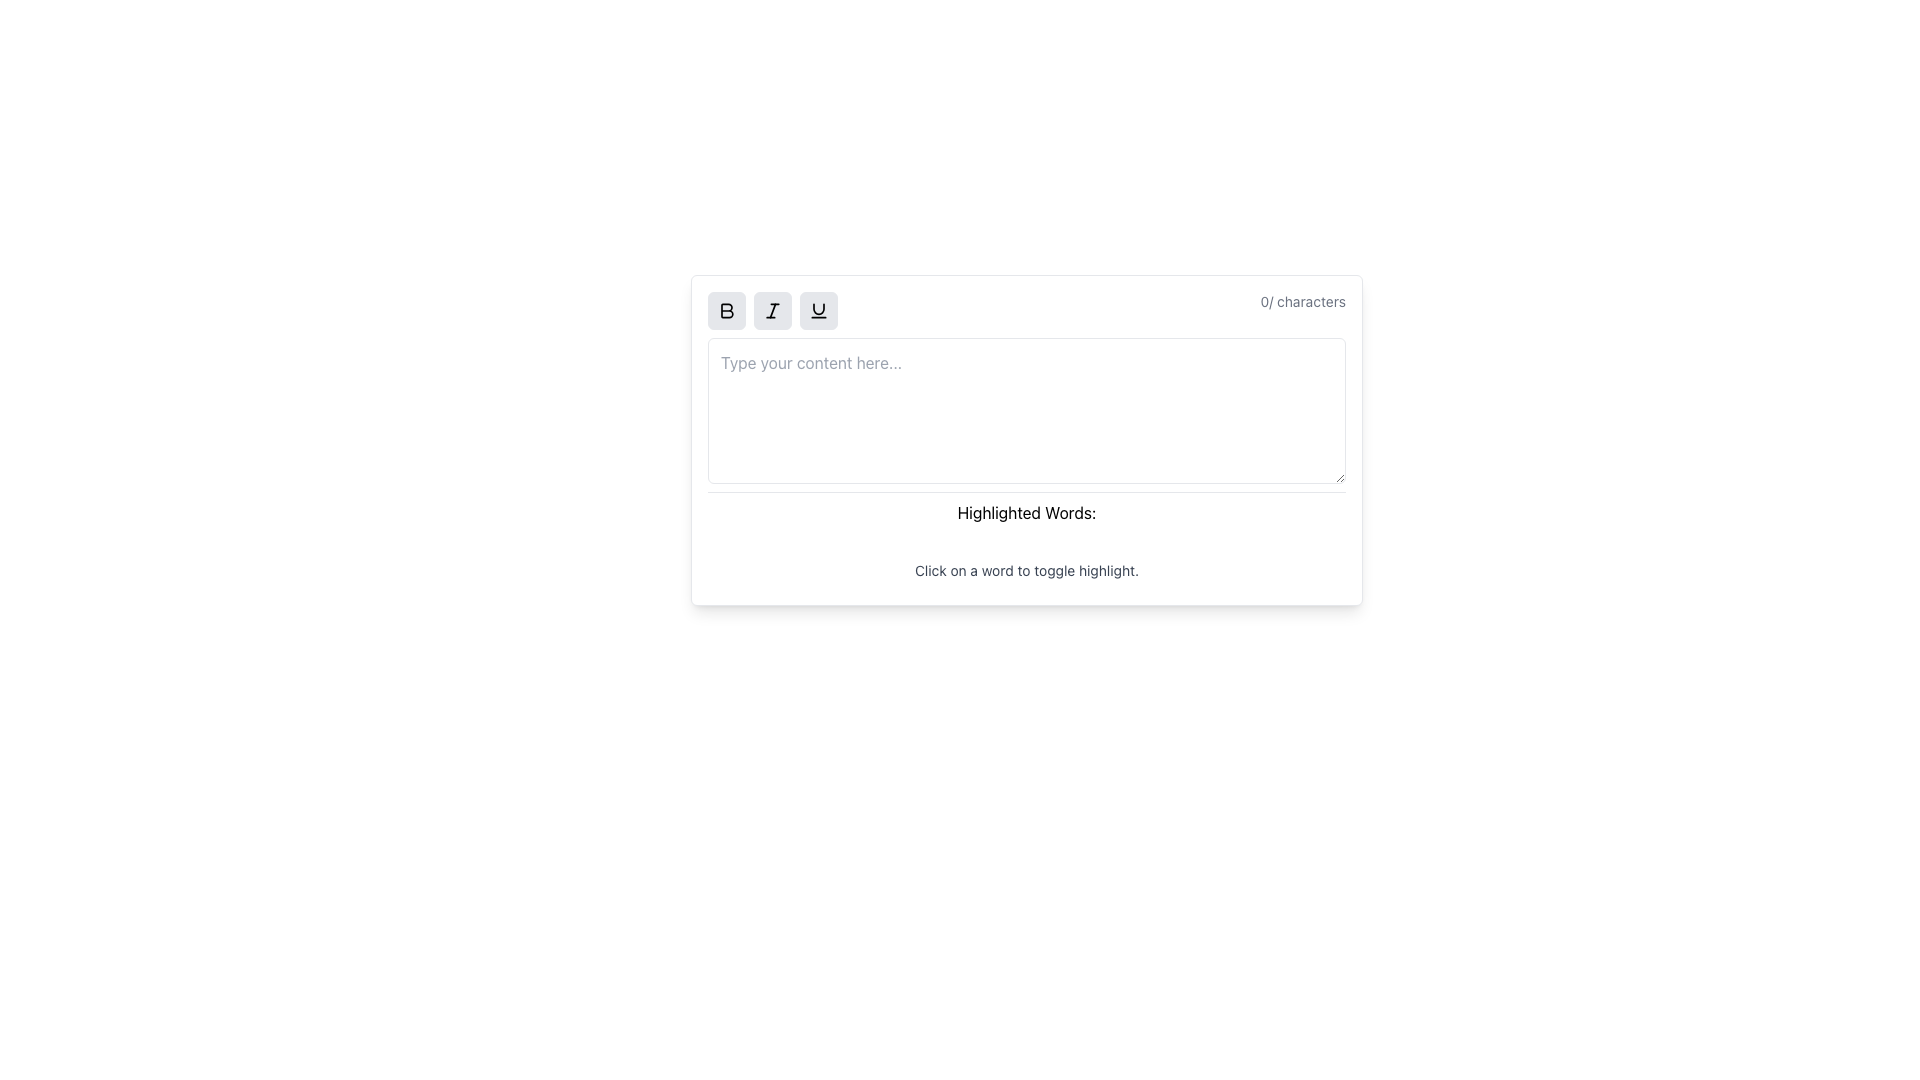 The image size is (1920, 1080). Describe the element at coordinates (771, 311) in the screenshot. I see `Decorative Line element, which visually indicates the 'Italic' formatting style and is the third button from the left in the toolbar above the text entry area` at that location.